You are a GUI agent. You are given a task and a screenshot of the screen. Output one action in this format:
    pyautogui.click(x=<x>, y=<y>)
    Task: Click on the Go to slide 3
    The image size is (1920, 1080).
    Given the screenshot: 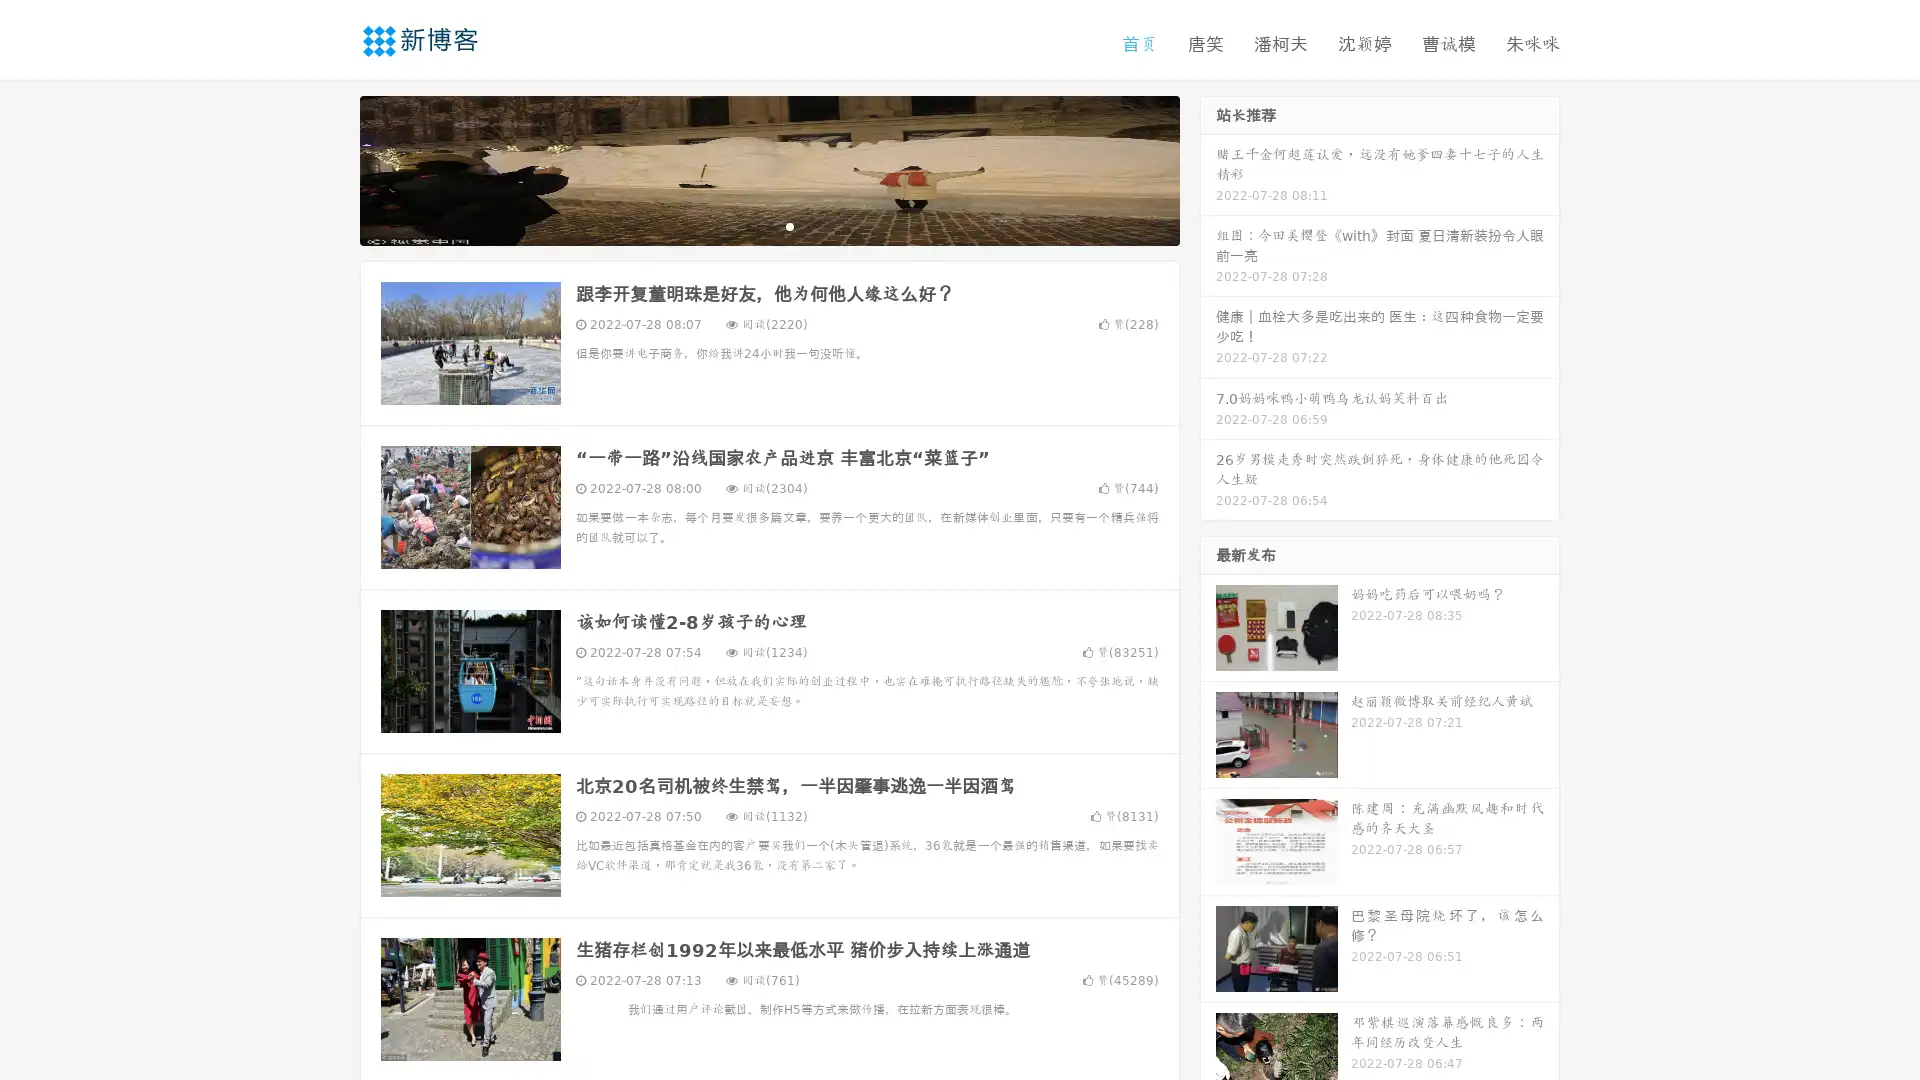 What is the action you would take?
    pyautogui.click(x=789, y=225)
    